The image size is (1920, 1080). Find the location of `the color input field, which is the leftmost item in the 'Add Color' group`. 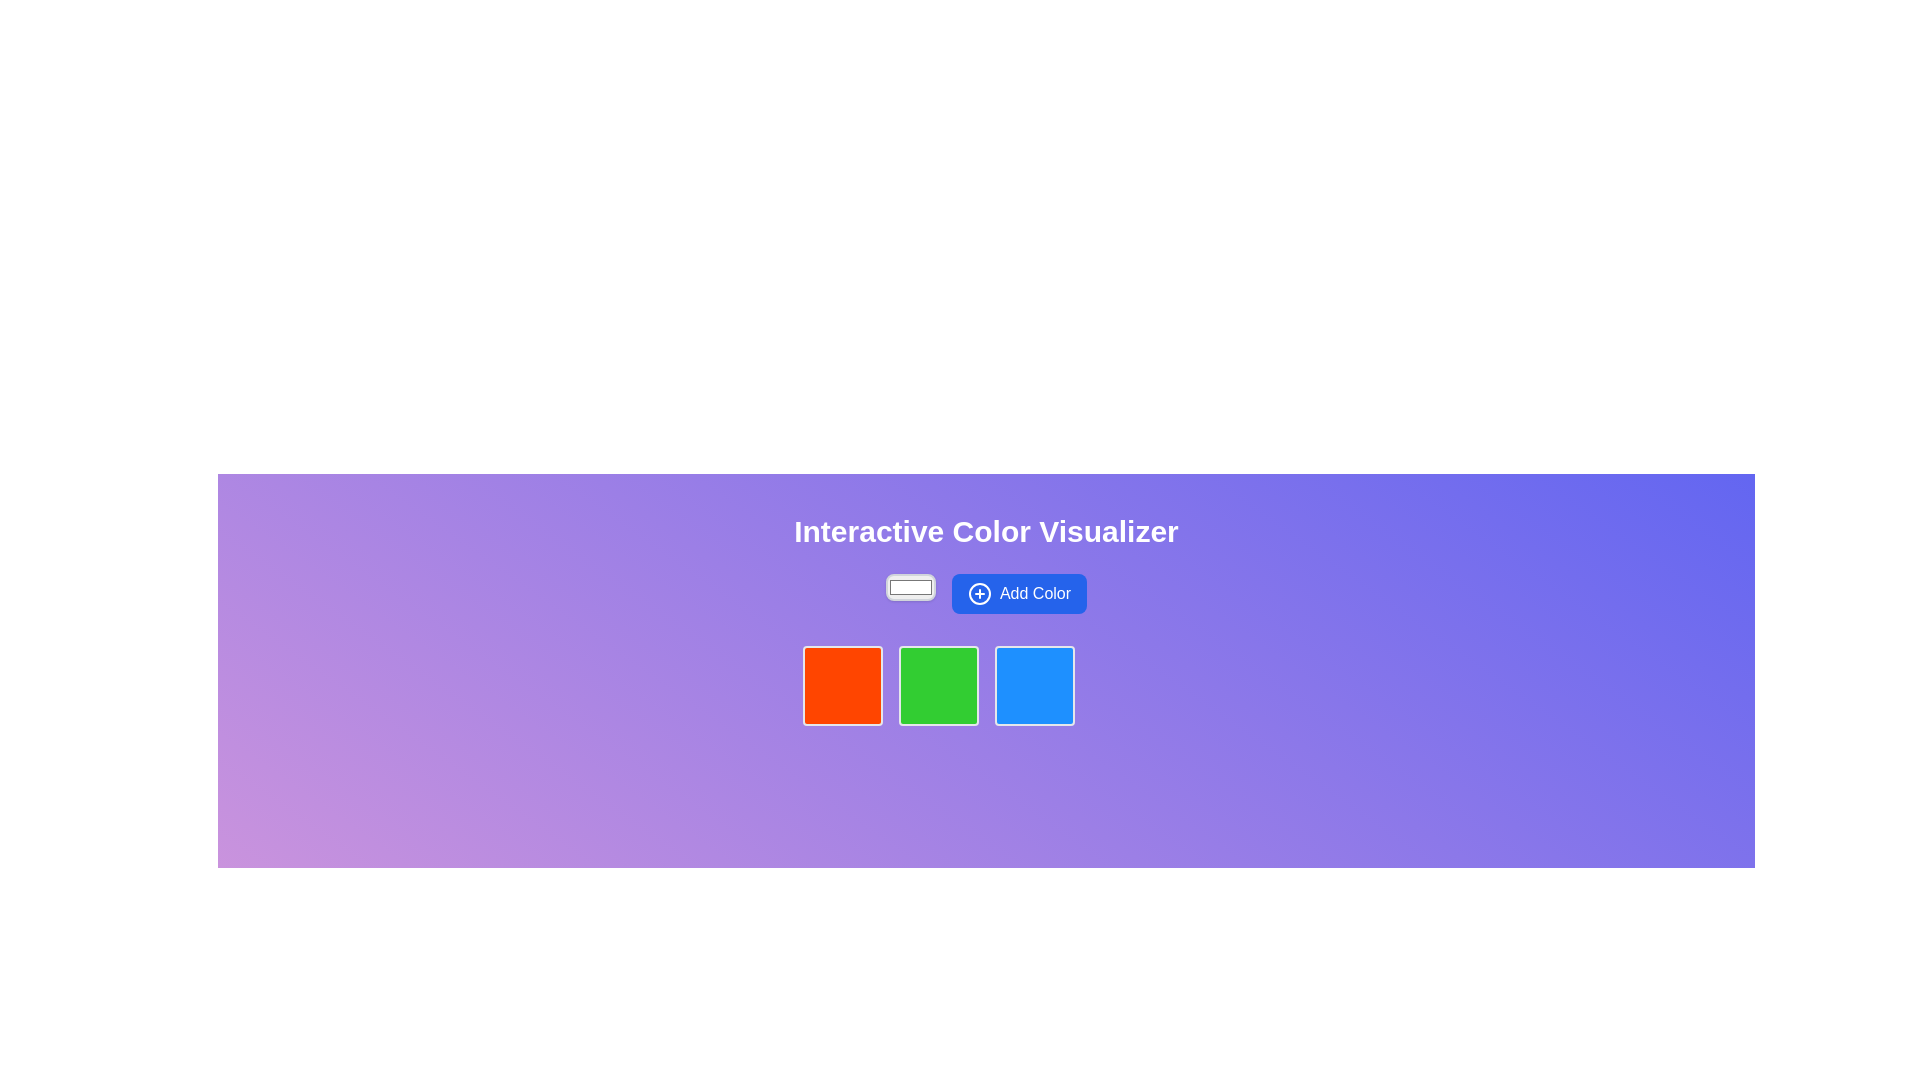

the color input field, which is the leftmost item in the 'Add Color' group is located at coordinates (909, 586).